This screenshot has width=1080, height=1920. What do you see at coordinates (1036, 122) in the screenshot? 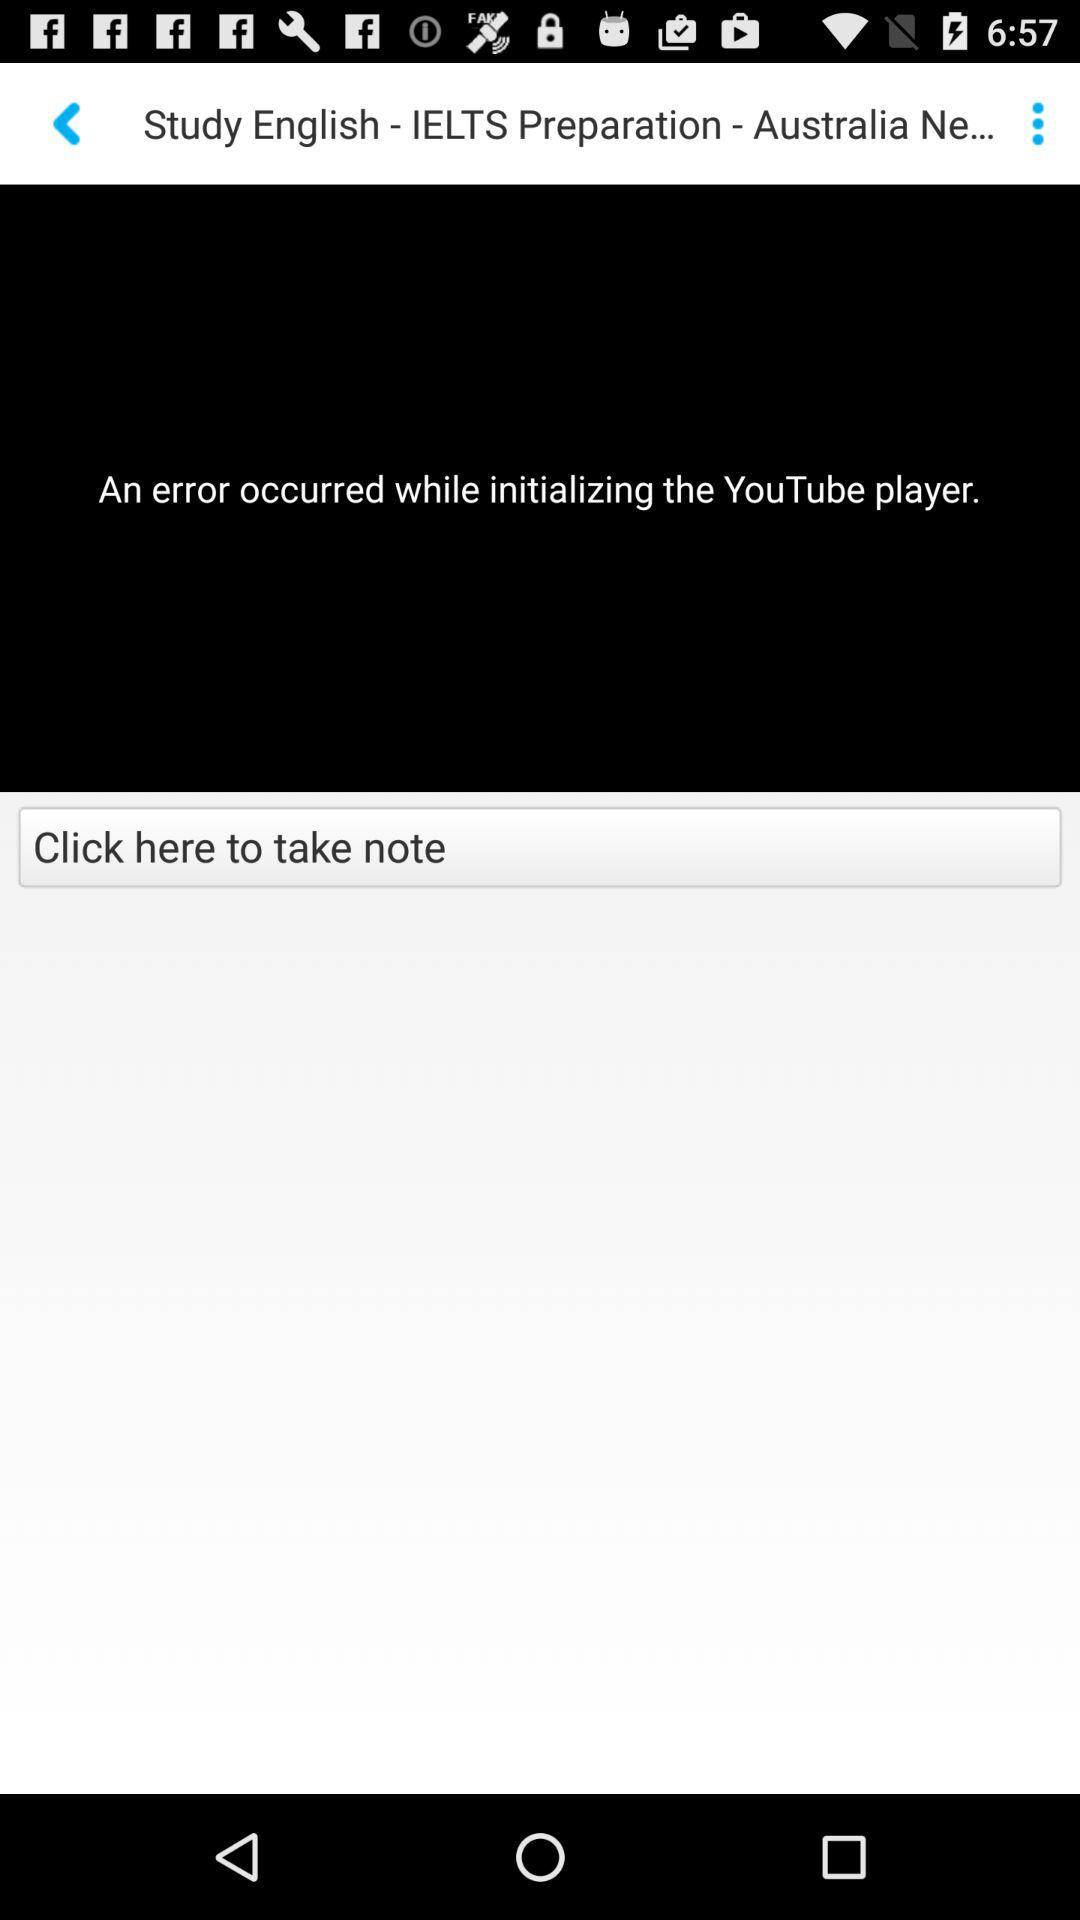
I see `the item to the right of study english ielts` at bounding box center [1036, 122].